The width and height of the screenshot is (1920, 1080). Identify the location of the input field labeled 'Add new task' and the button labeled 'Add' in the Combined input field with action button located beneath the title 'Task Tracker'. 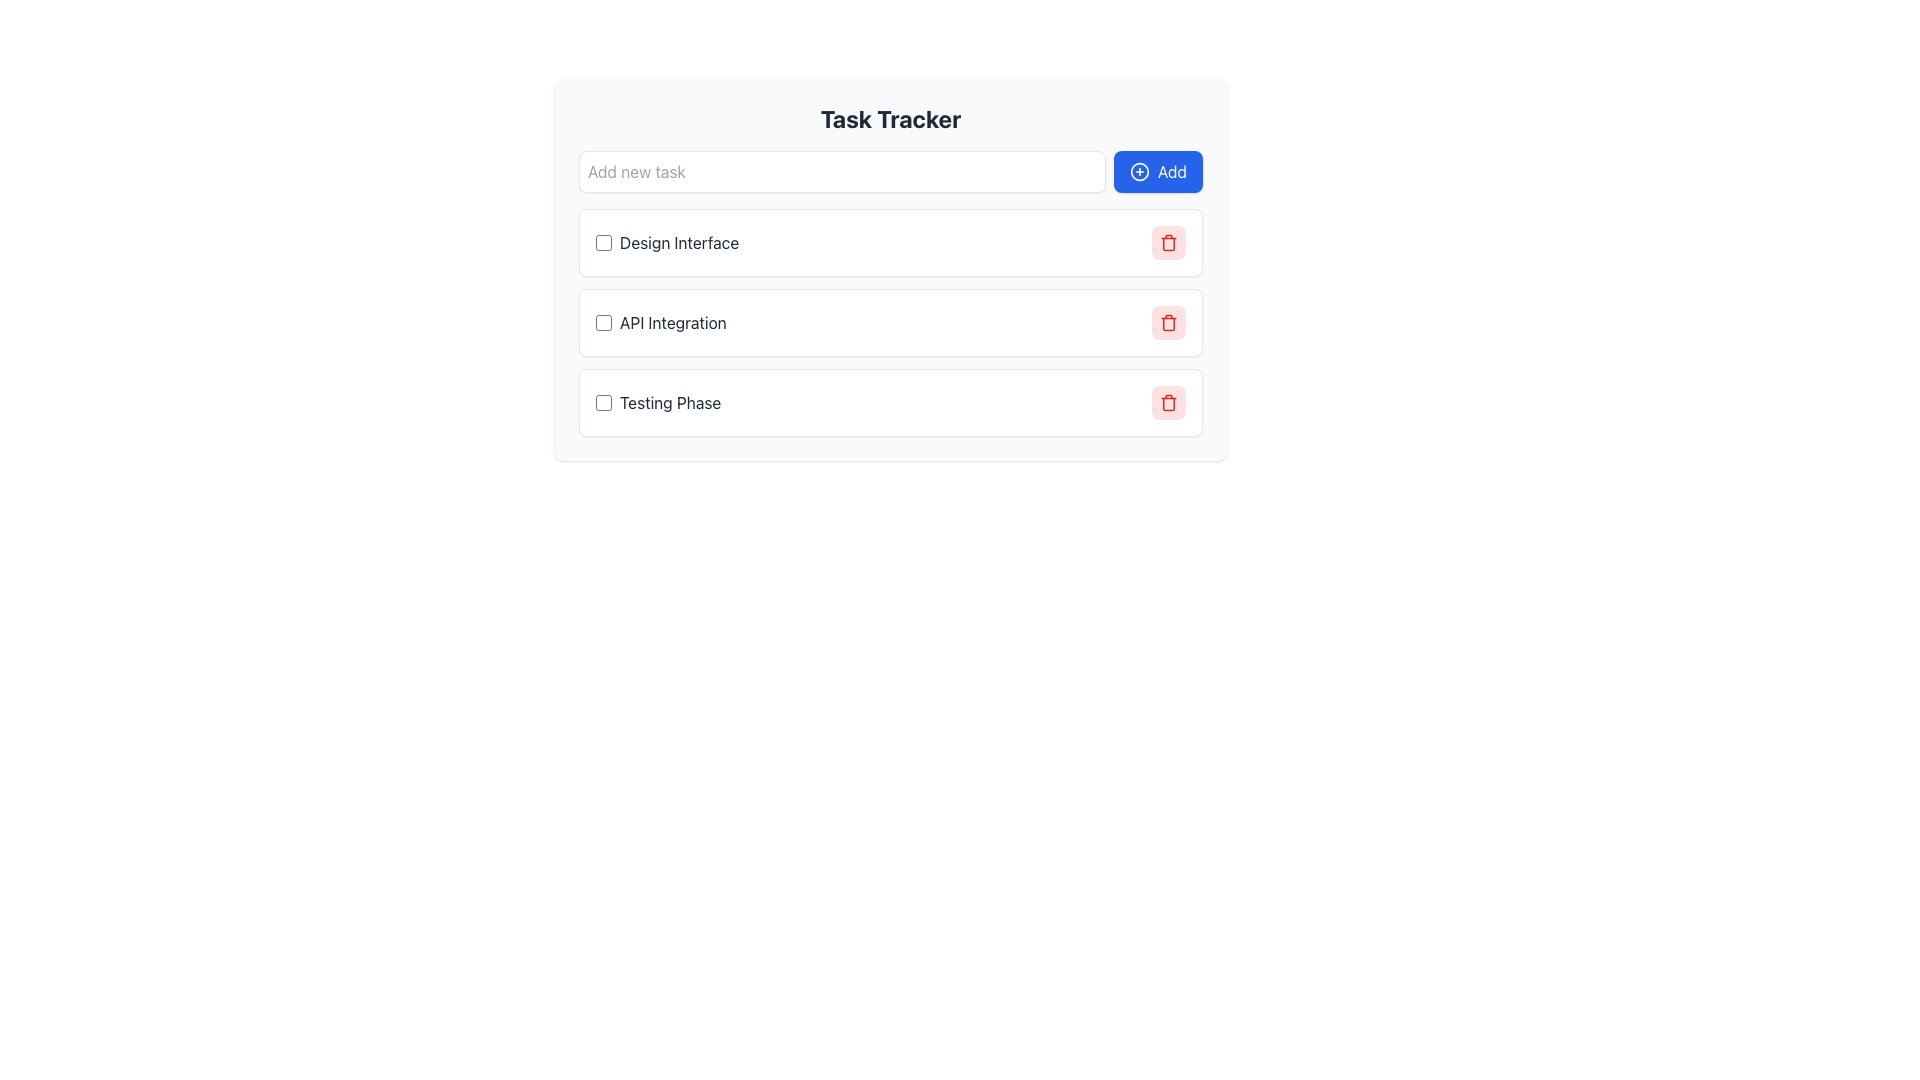
(890, 171).